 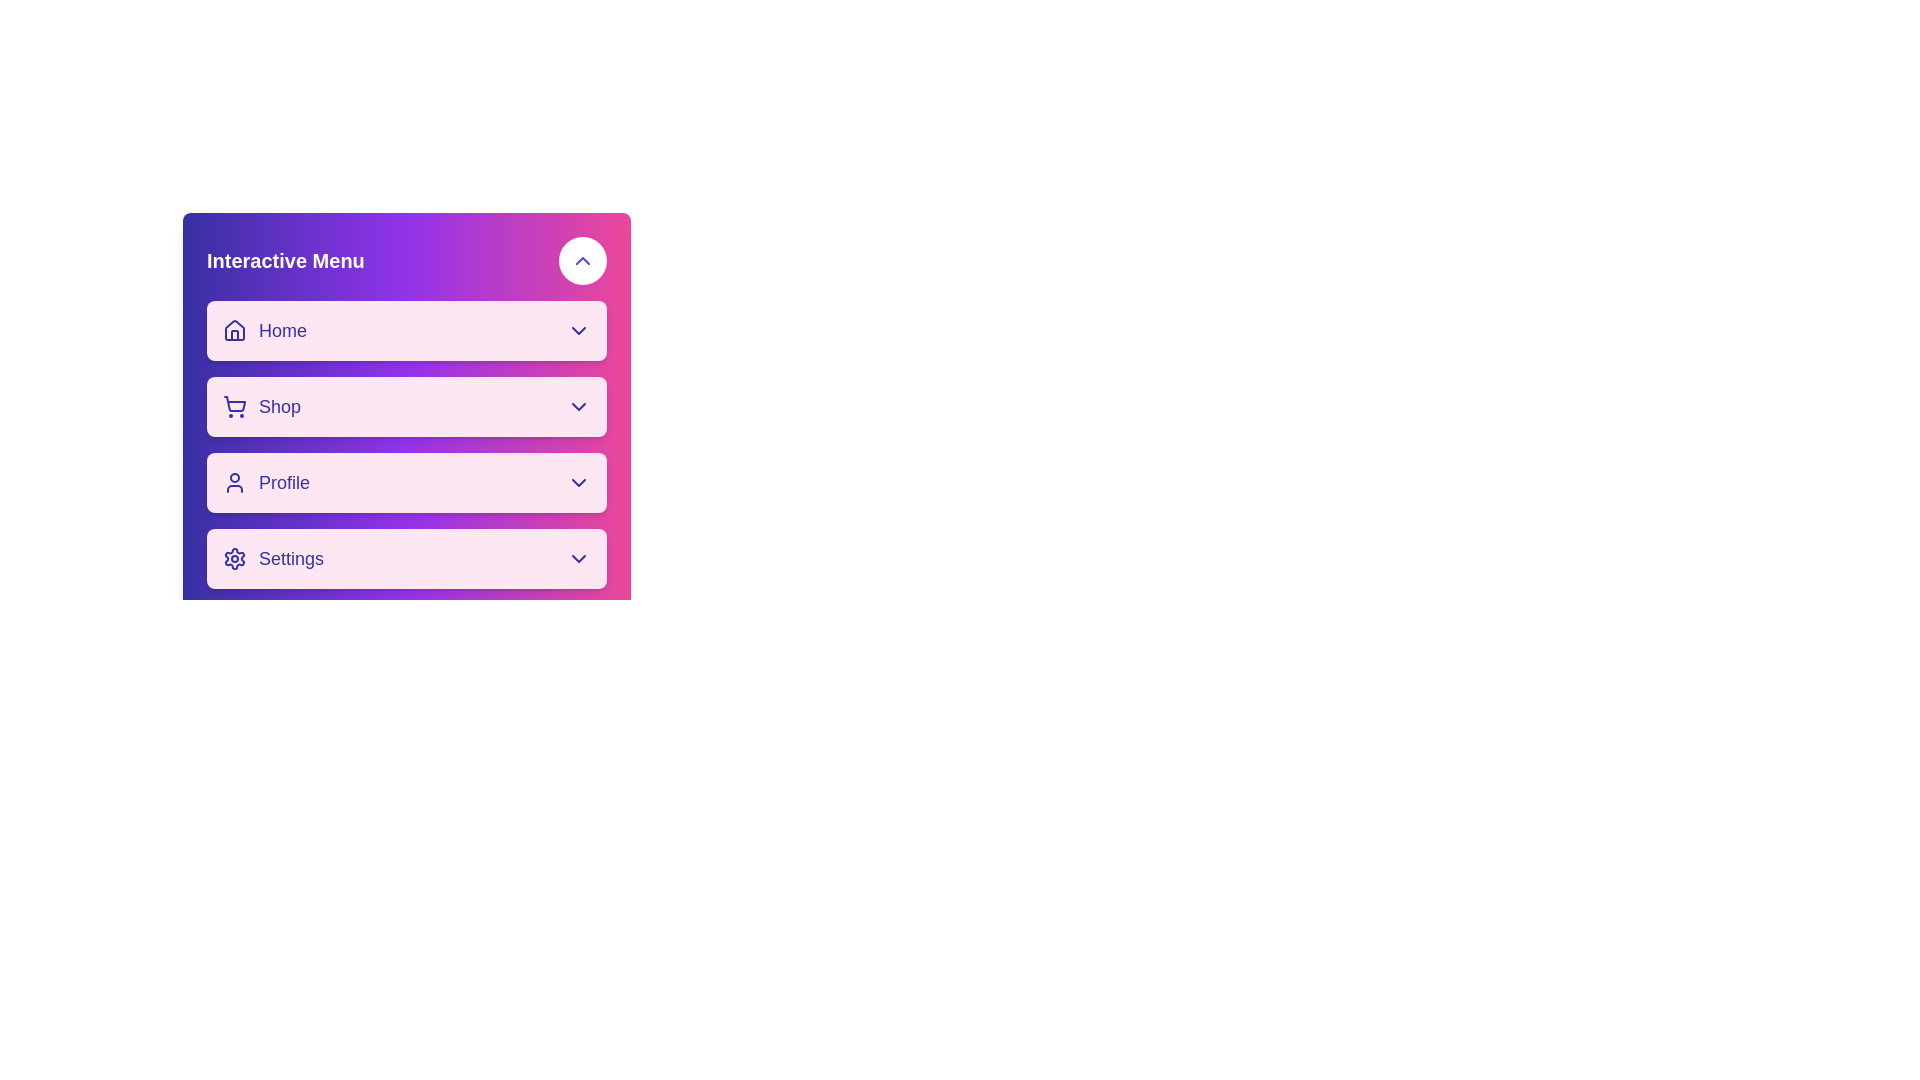 I want to click on the 'Shop' menu item, which is a shopping cart icon followed by the text 'Shop', located as the second item in the vertical list of menu options, so click(x=261, y=406).